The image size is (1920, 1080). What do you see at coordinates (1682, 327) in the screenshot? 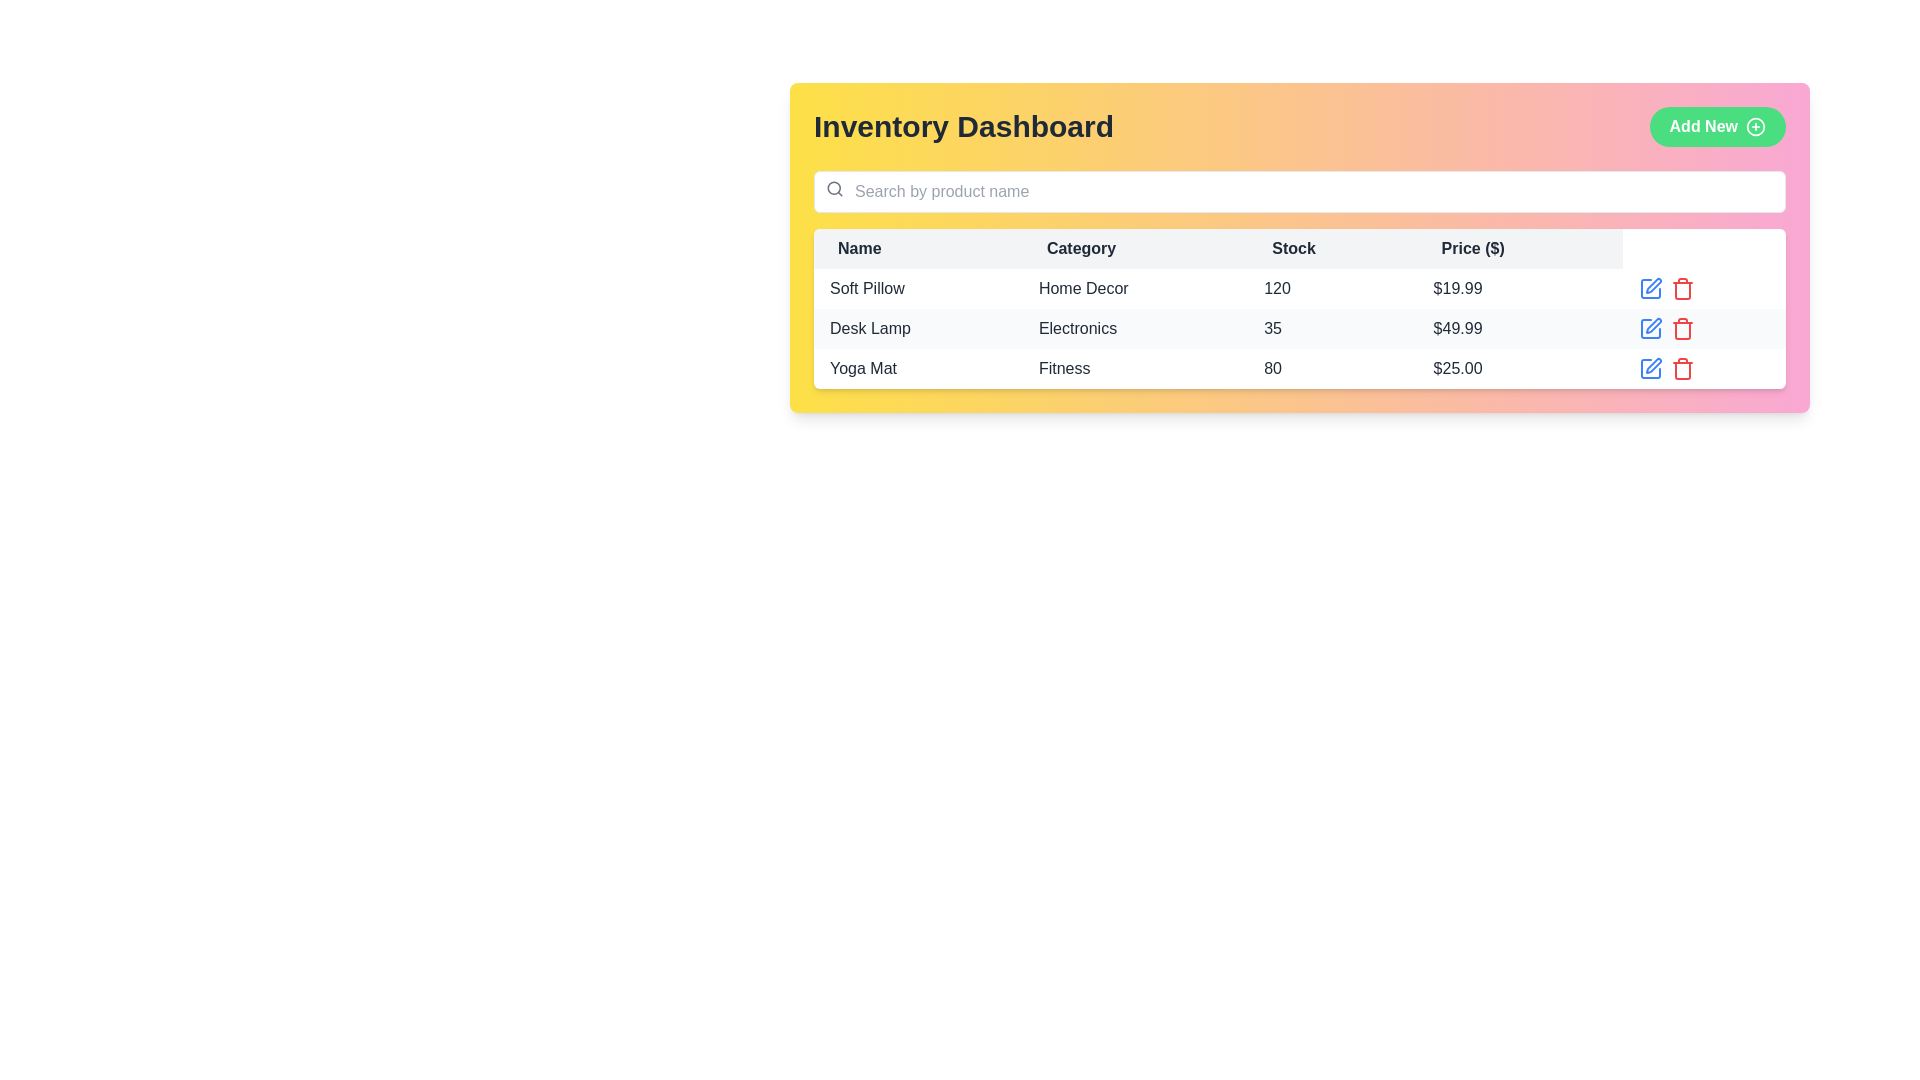
I see `the delete button for the 'Desk Lamp' in the inventory list` at bounding box center [1682, 327].